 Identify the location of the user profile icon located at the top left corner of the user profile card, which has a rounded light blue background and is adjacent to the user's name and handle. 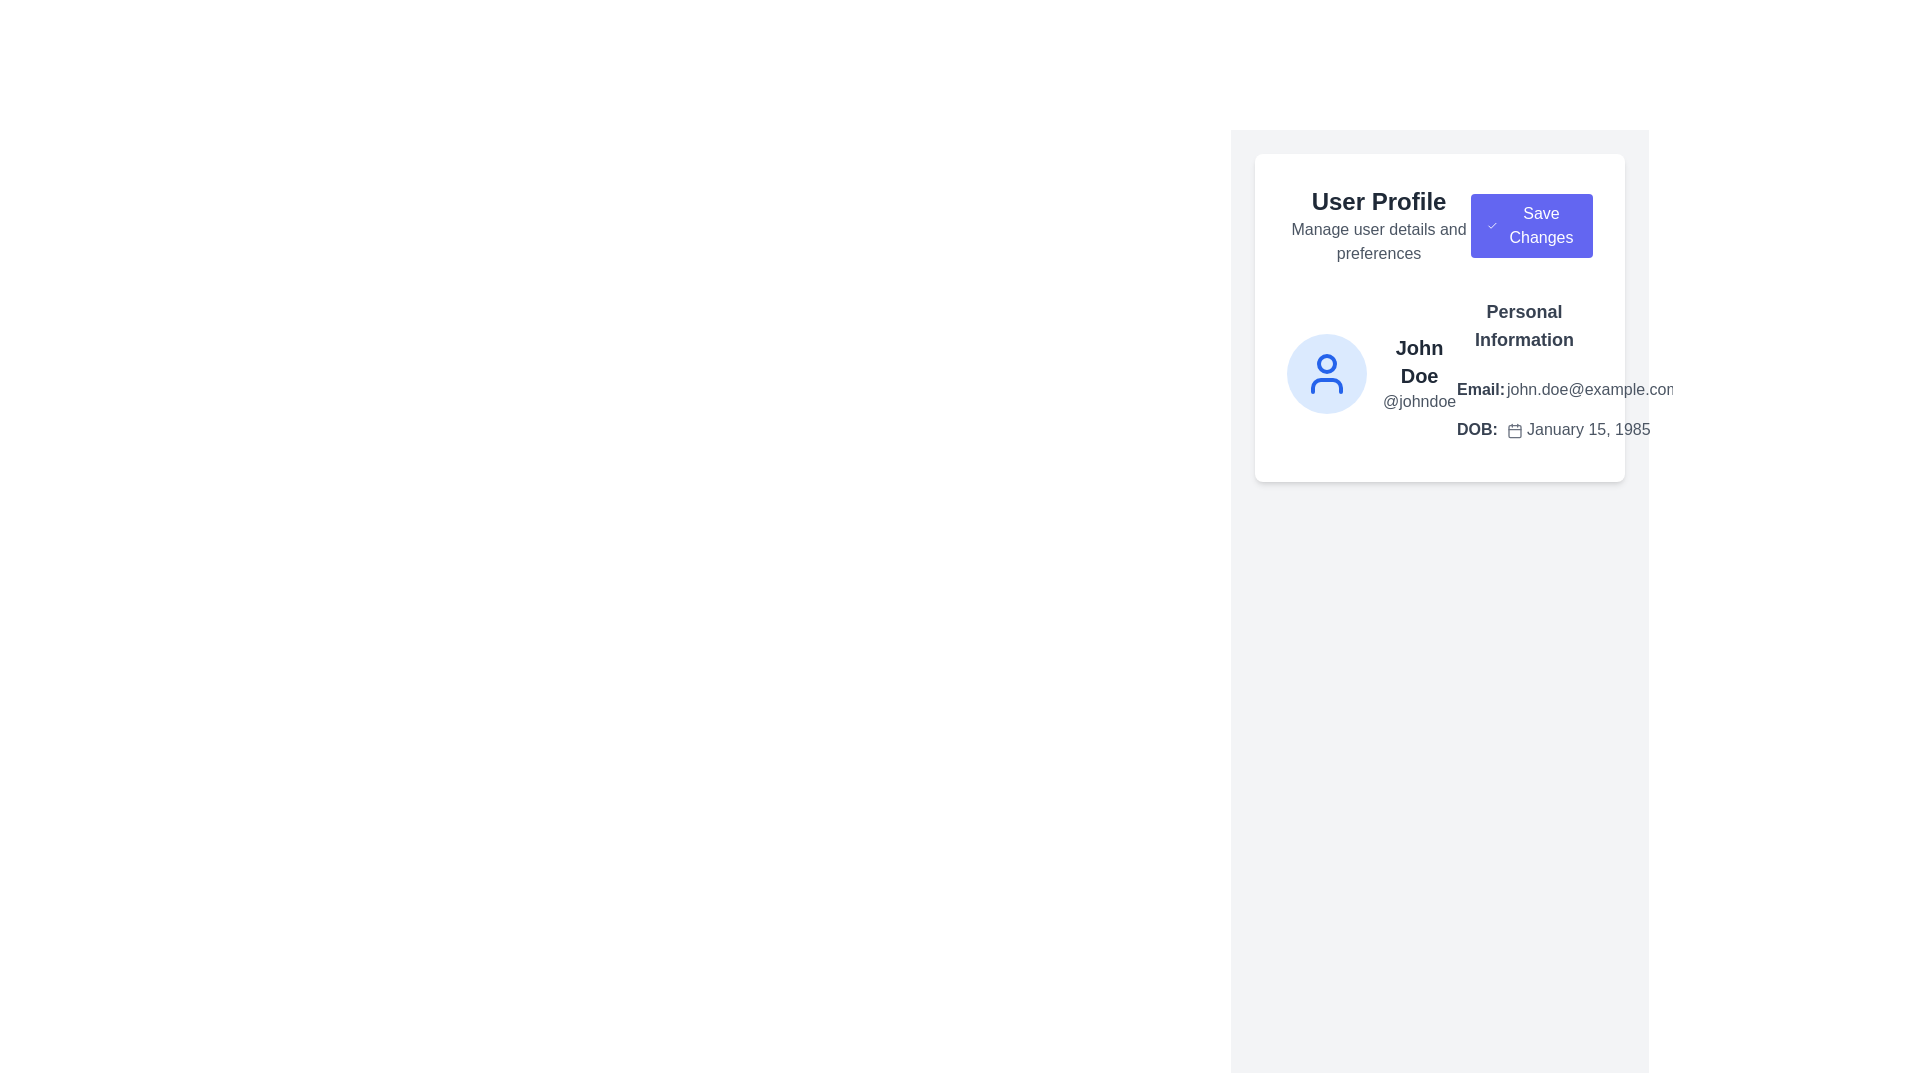
(1326, 374).